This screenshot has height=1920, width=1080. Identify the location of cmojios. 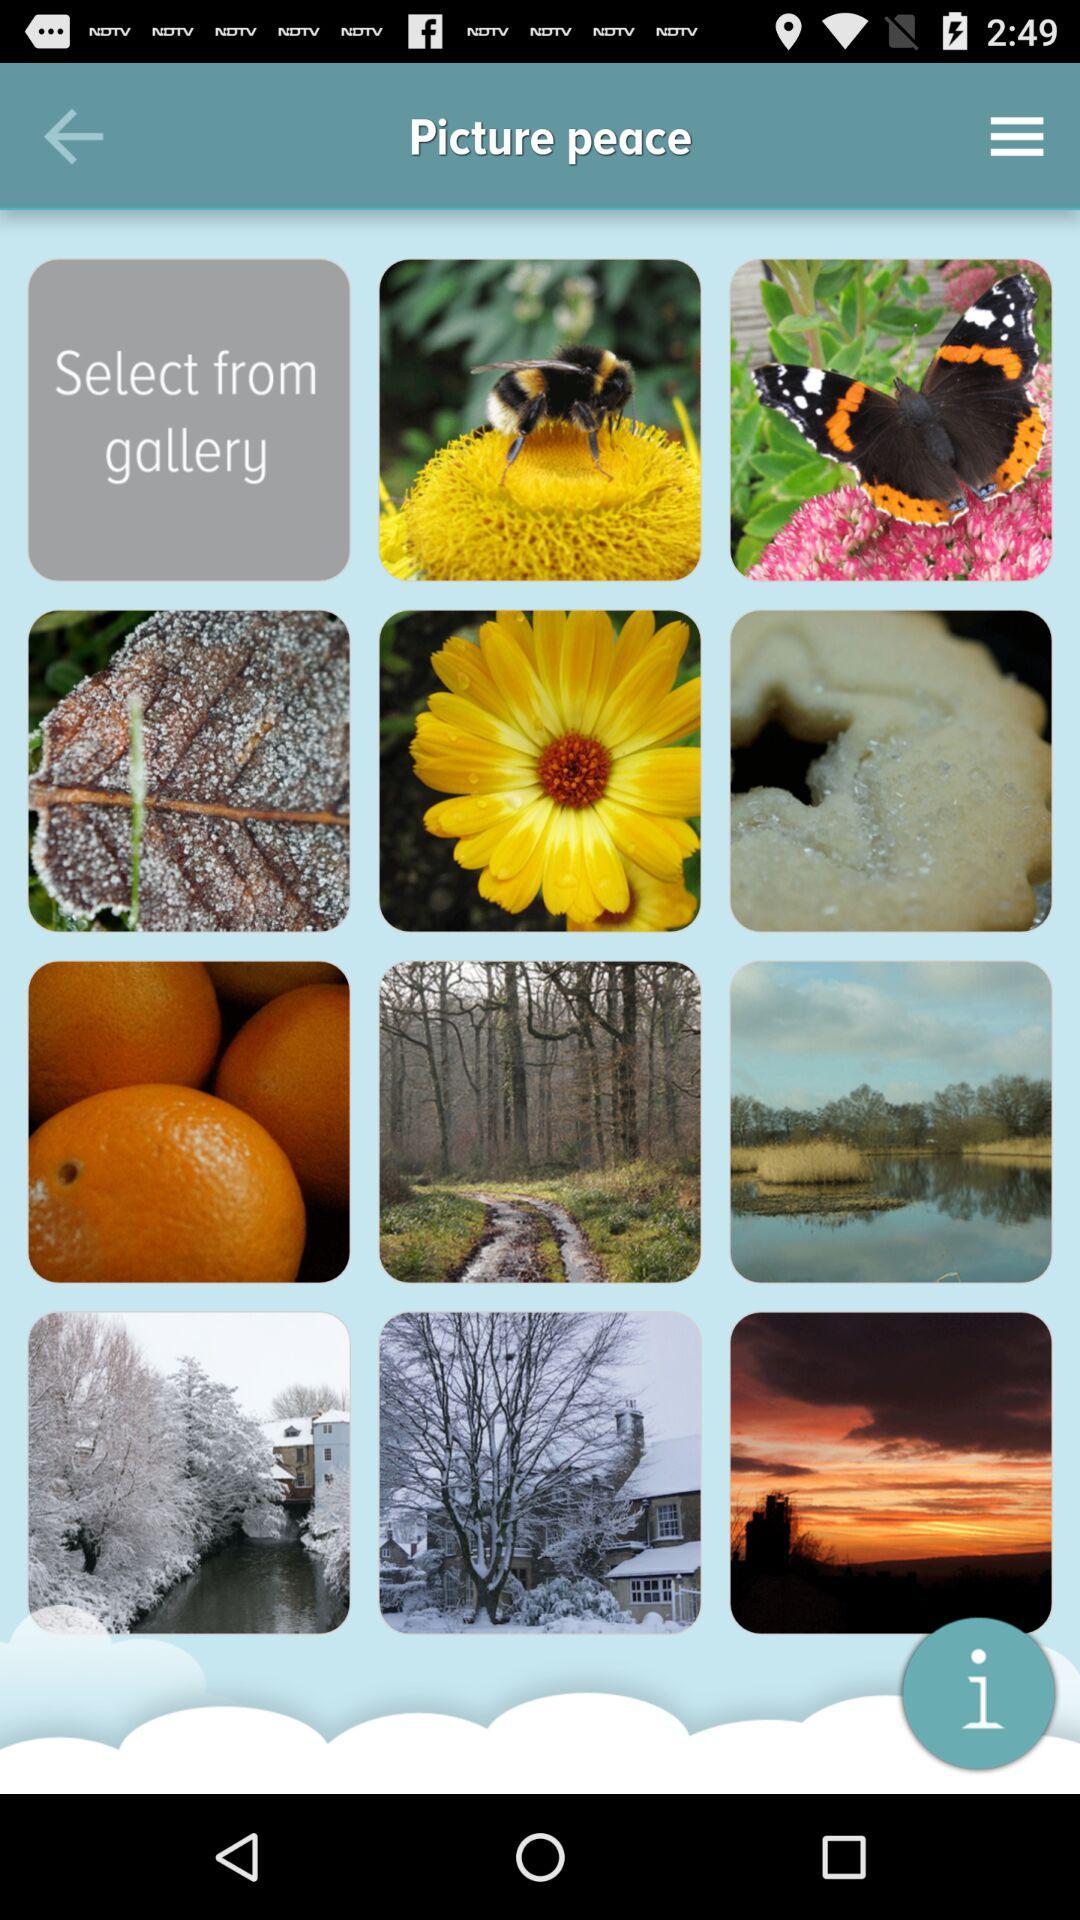
(977, 1691).